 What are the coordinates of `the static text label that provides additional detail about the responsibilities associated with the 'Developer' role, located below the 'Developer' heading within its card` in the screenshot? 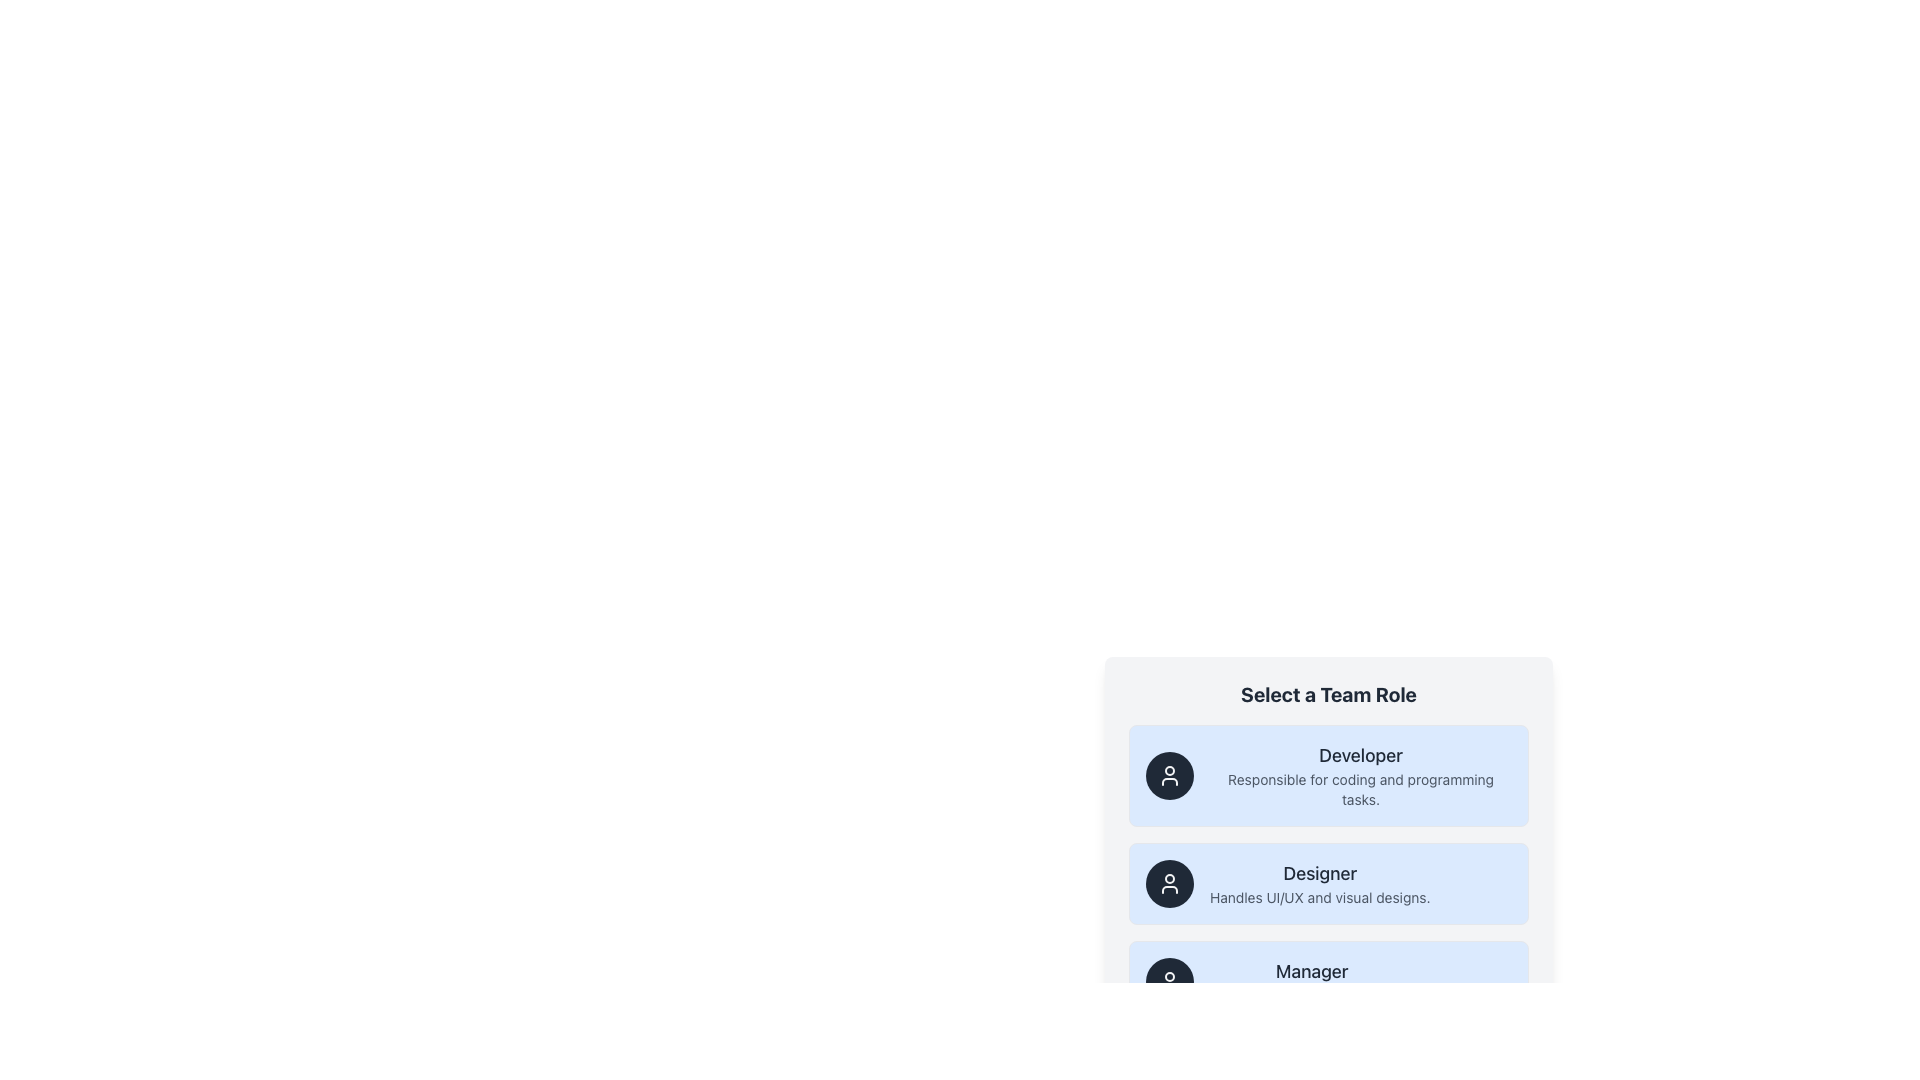 It's located at (1360, 789).